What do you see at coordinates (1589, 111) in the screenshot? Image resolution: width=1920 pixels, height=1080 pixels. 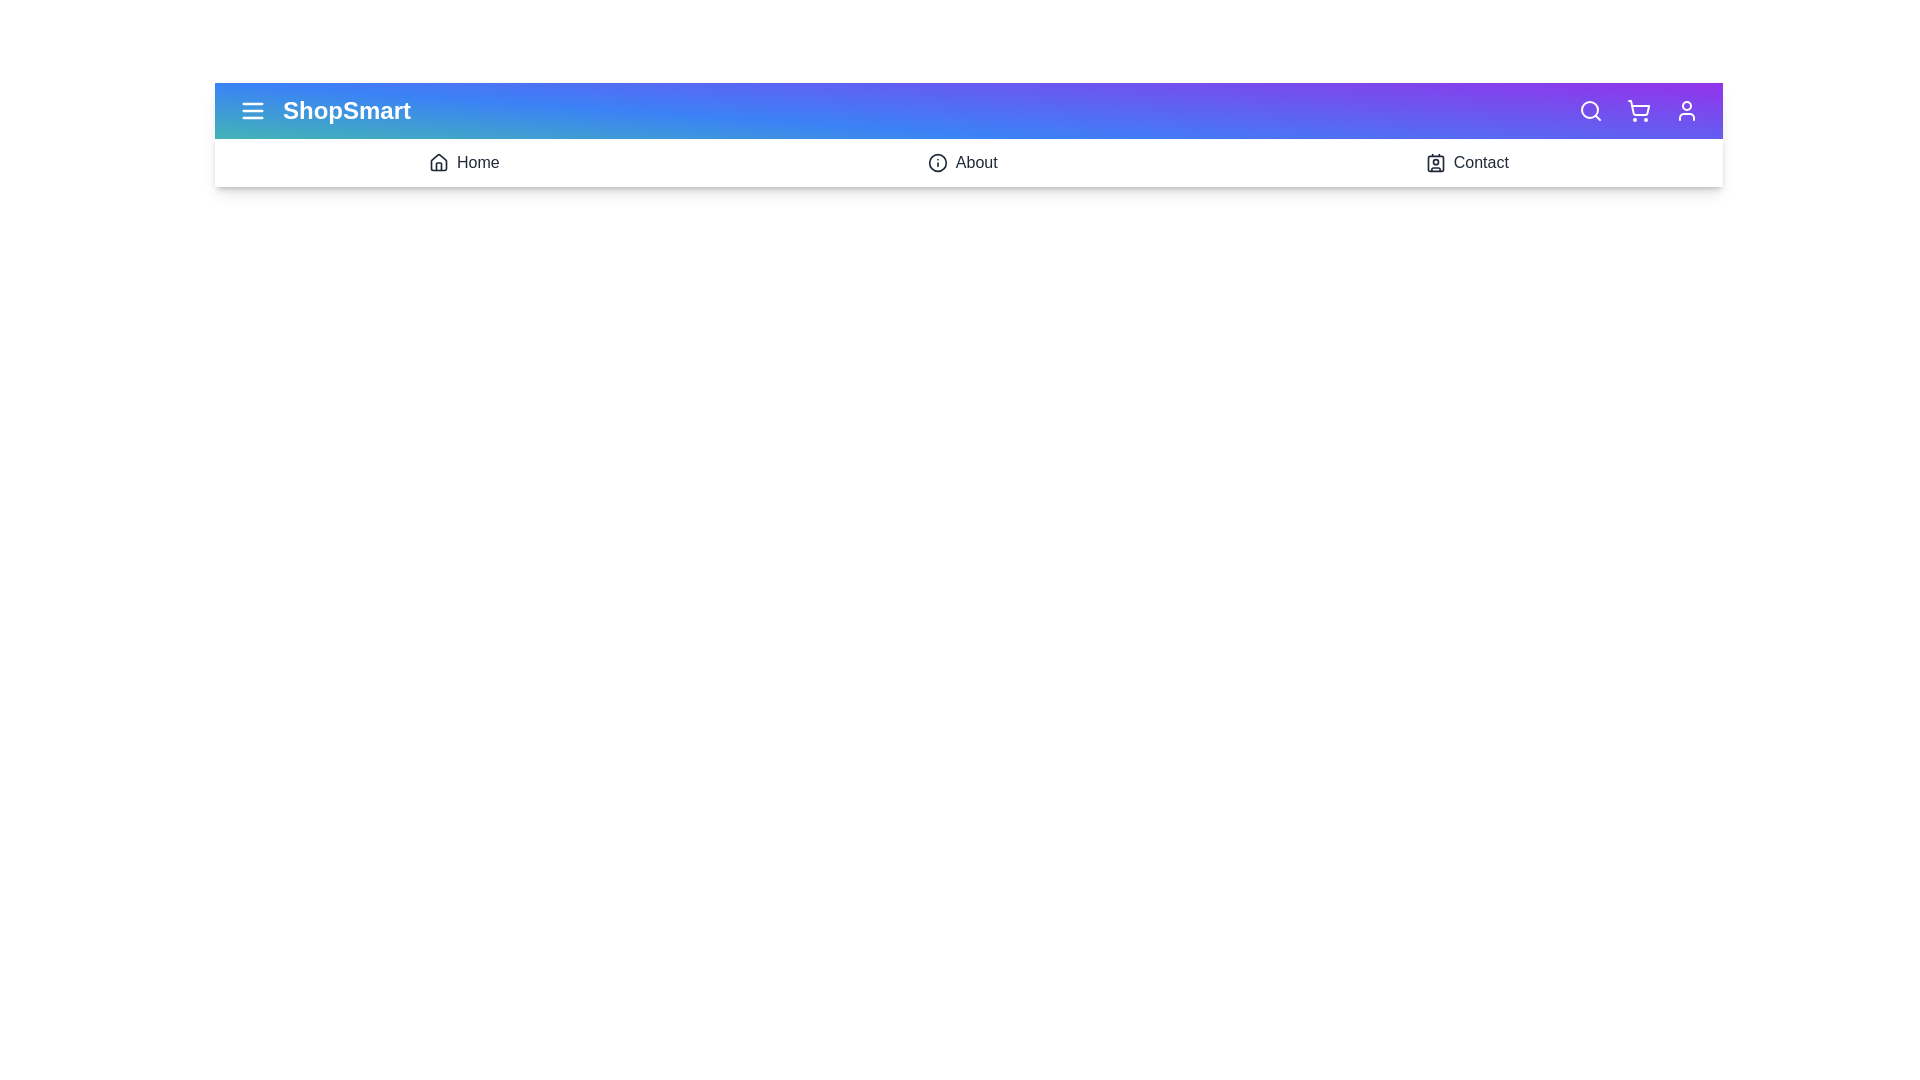 I see `the search icon to initiate the search functionality` at bounding box center [1589, 111].